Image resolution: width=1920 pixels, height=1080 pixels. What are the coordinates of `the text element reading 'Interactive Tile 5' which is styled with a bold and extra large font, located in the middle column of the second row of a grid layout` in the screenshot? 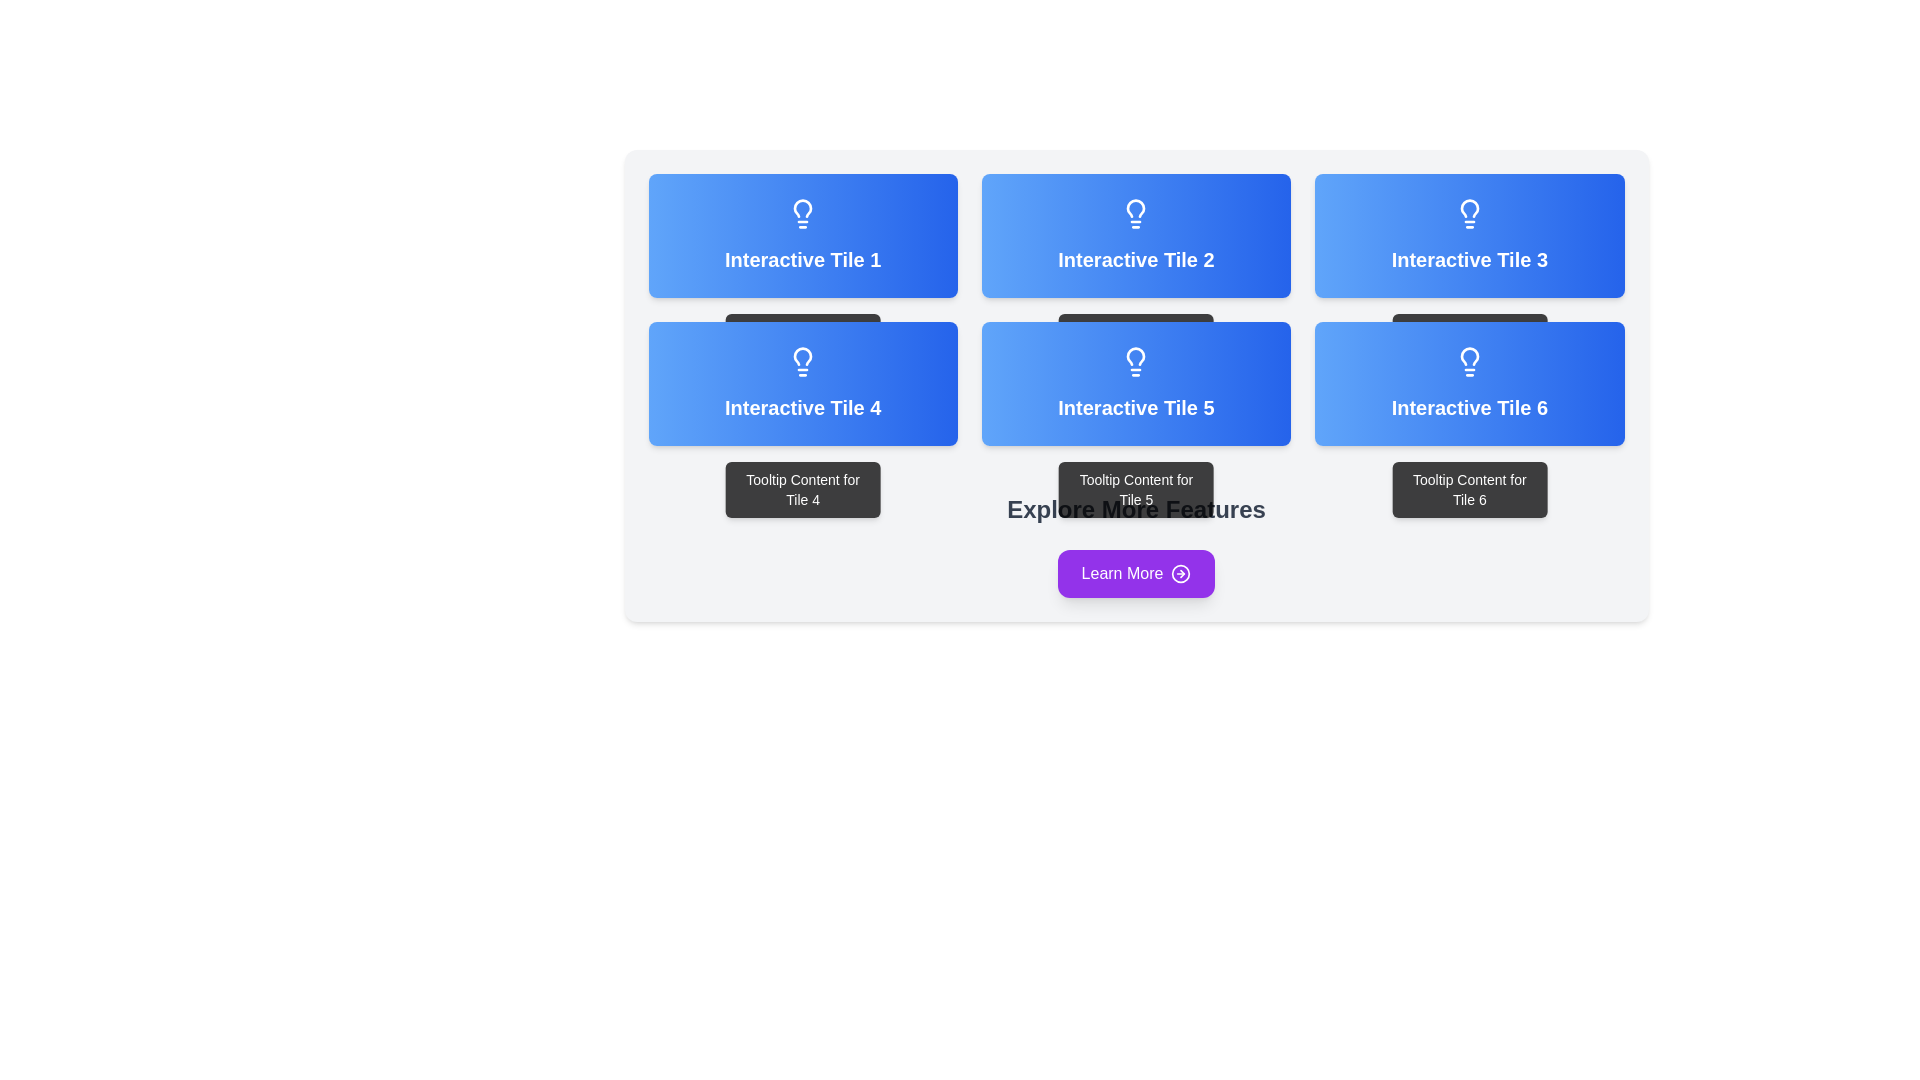 It's located at (1136, 407).